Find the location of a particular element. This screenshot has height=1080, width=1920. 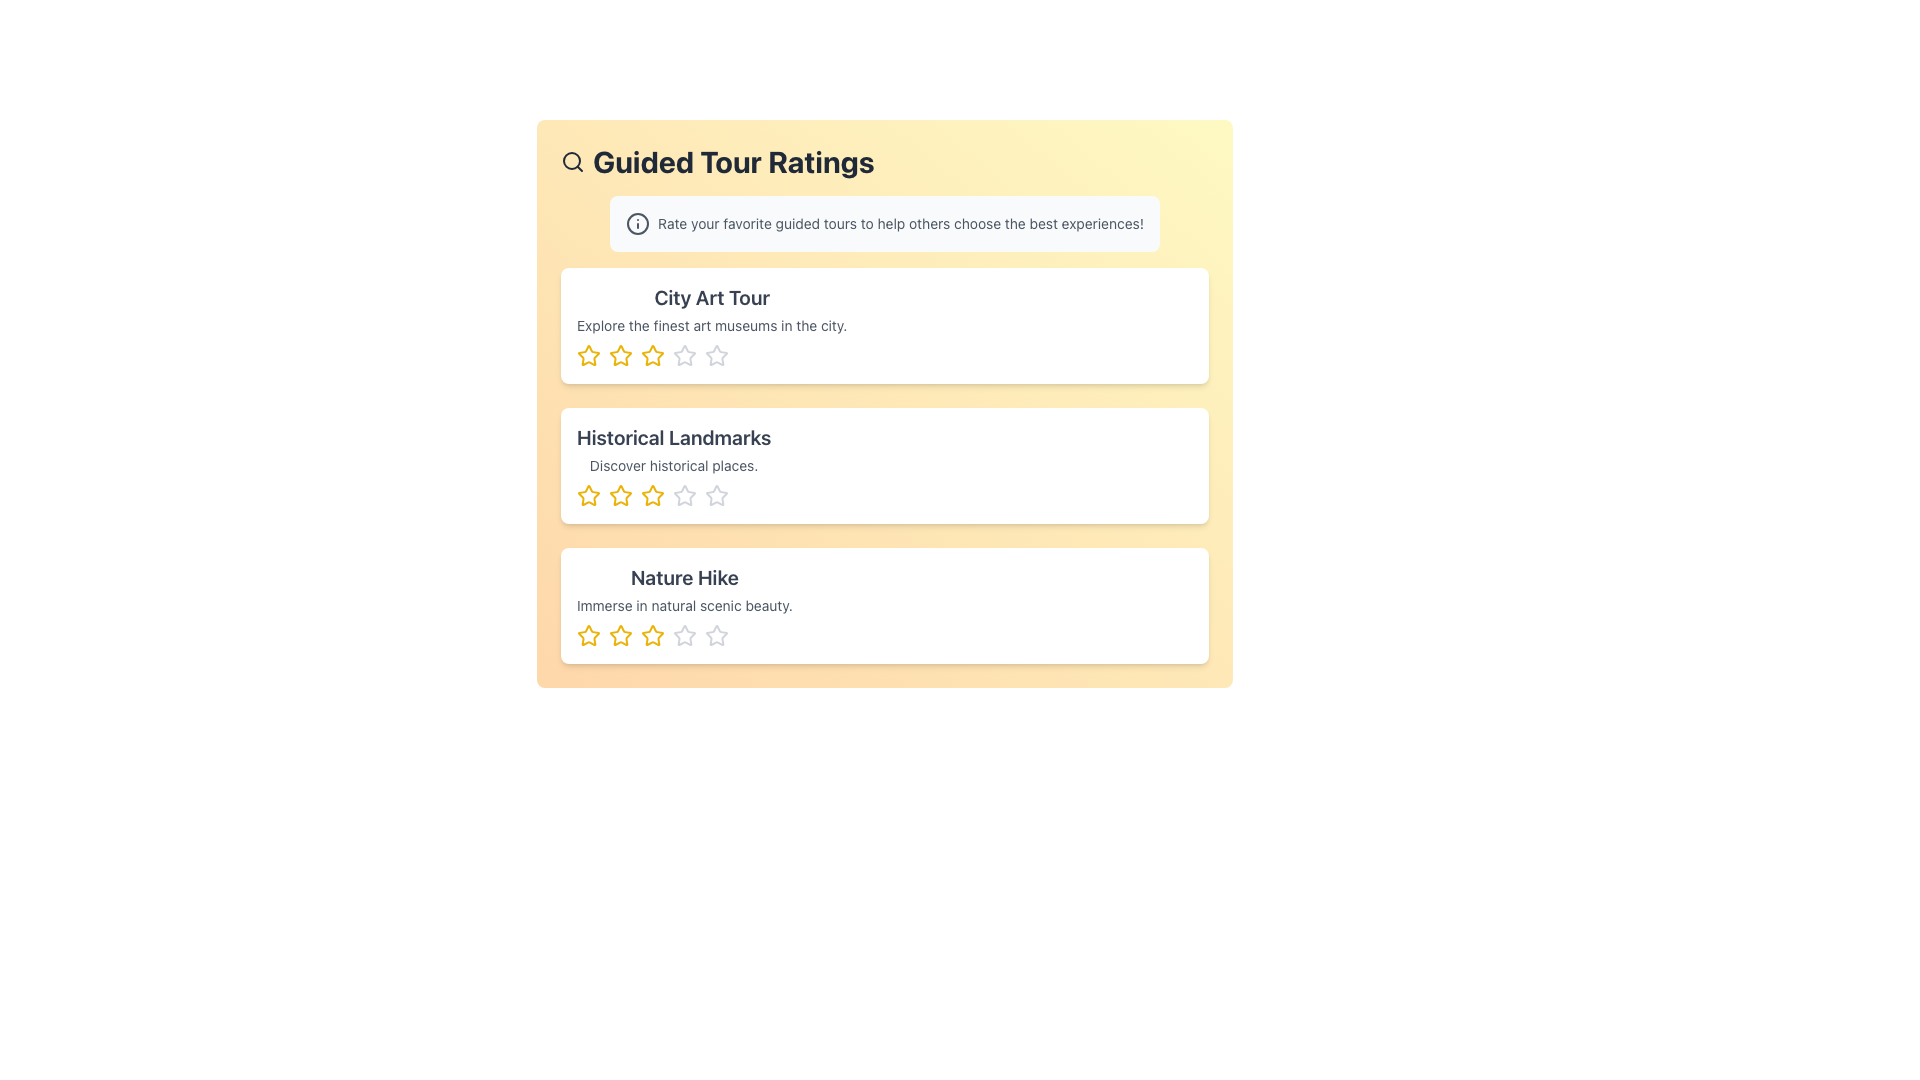

the first star-shaped rating icon in the rating section for 'Nature Hike' is located at coordinates (619, 635).